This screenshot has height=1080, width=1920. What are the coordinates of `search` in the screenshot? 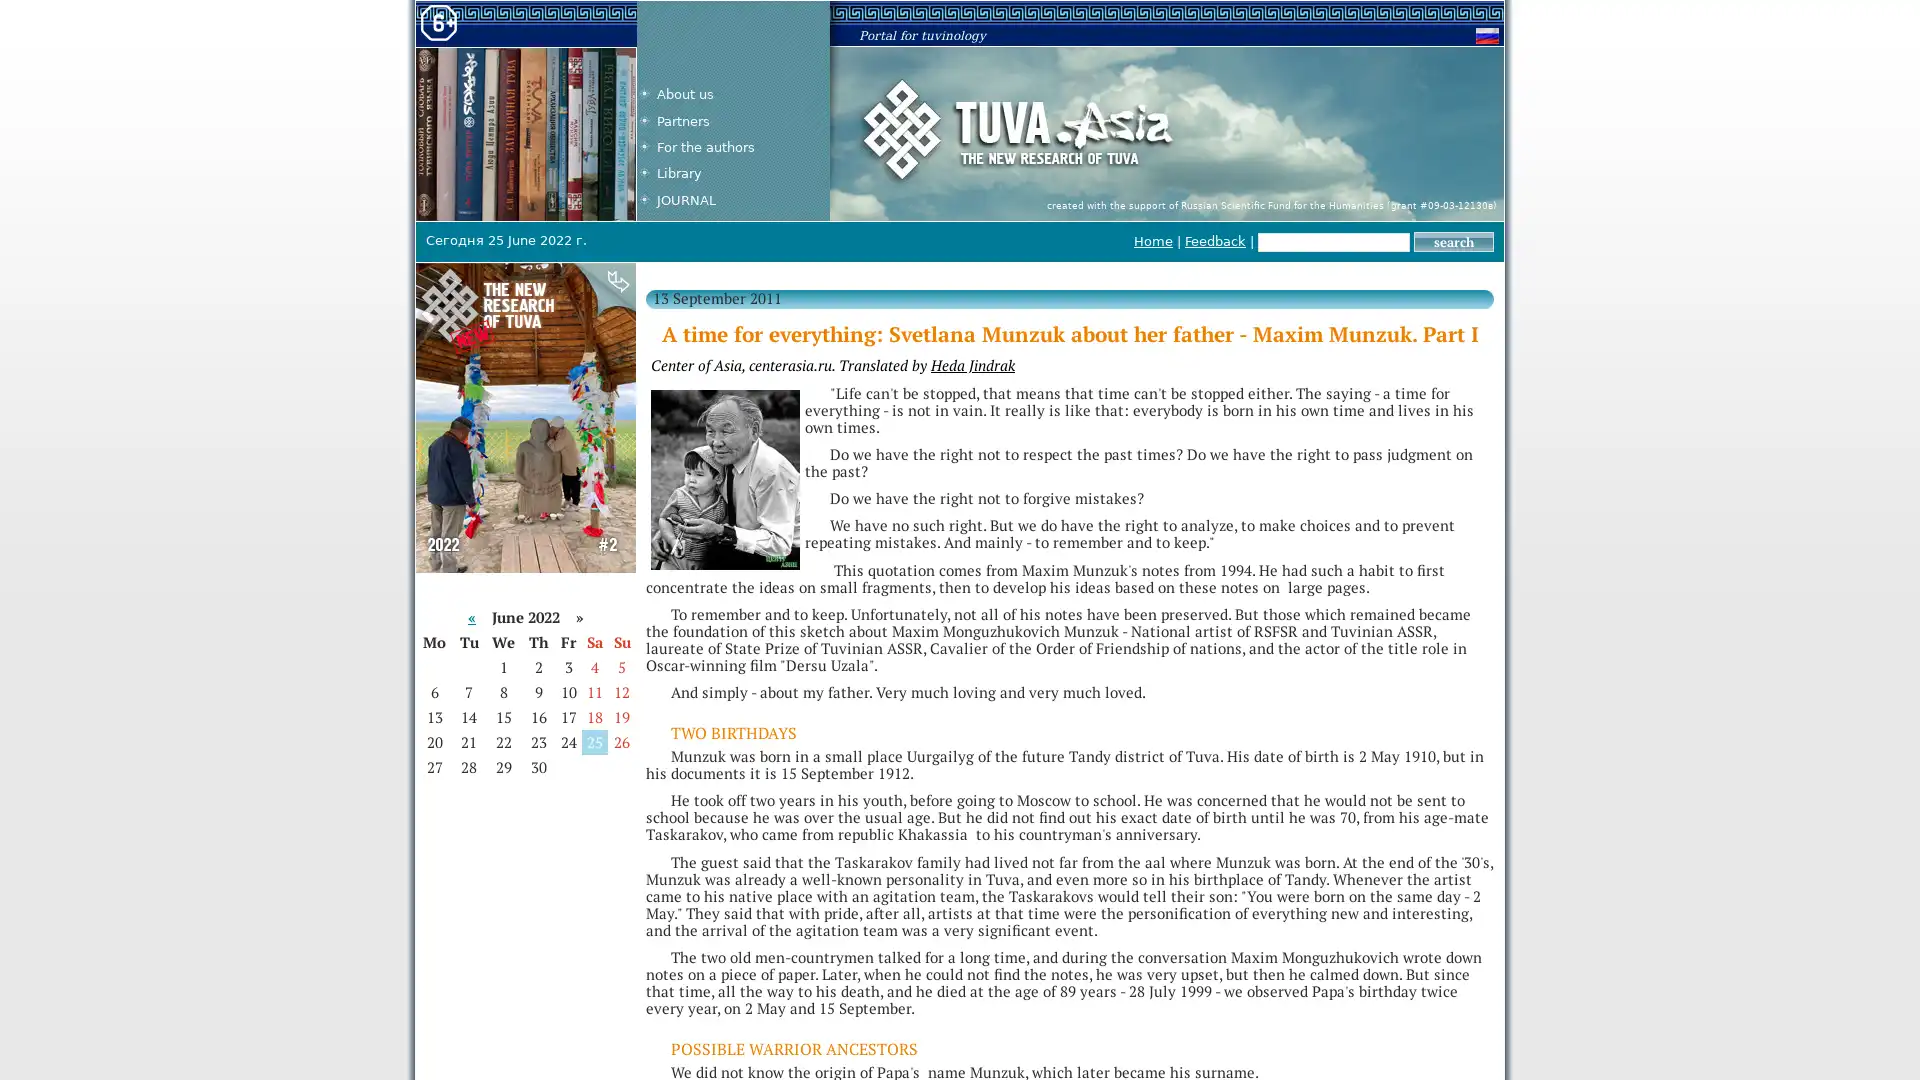 It's located at (1454, 241).